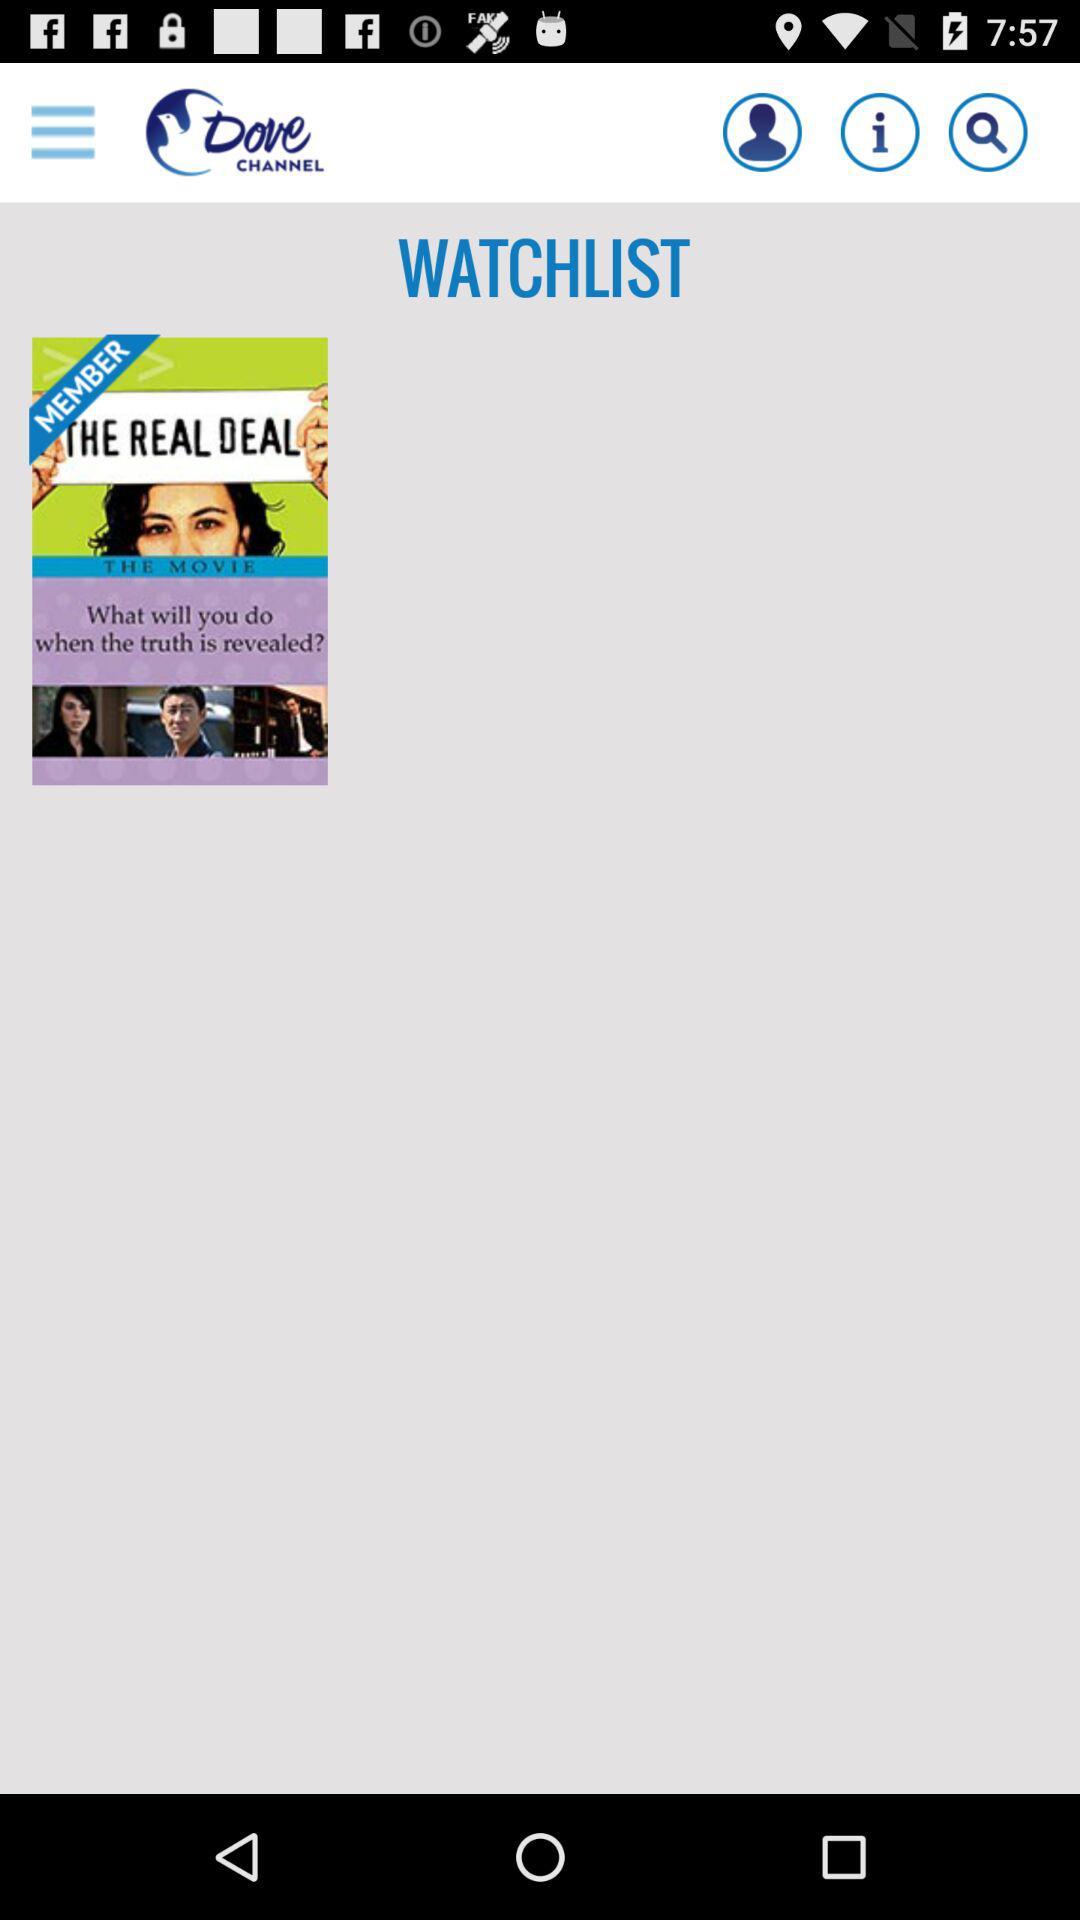 The height and width of the screenshot is (1920, 1080). Describe the element at coordinates (987, 140) in the screenshot. I see `the search icon` at that location.